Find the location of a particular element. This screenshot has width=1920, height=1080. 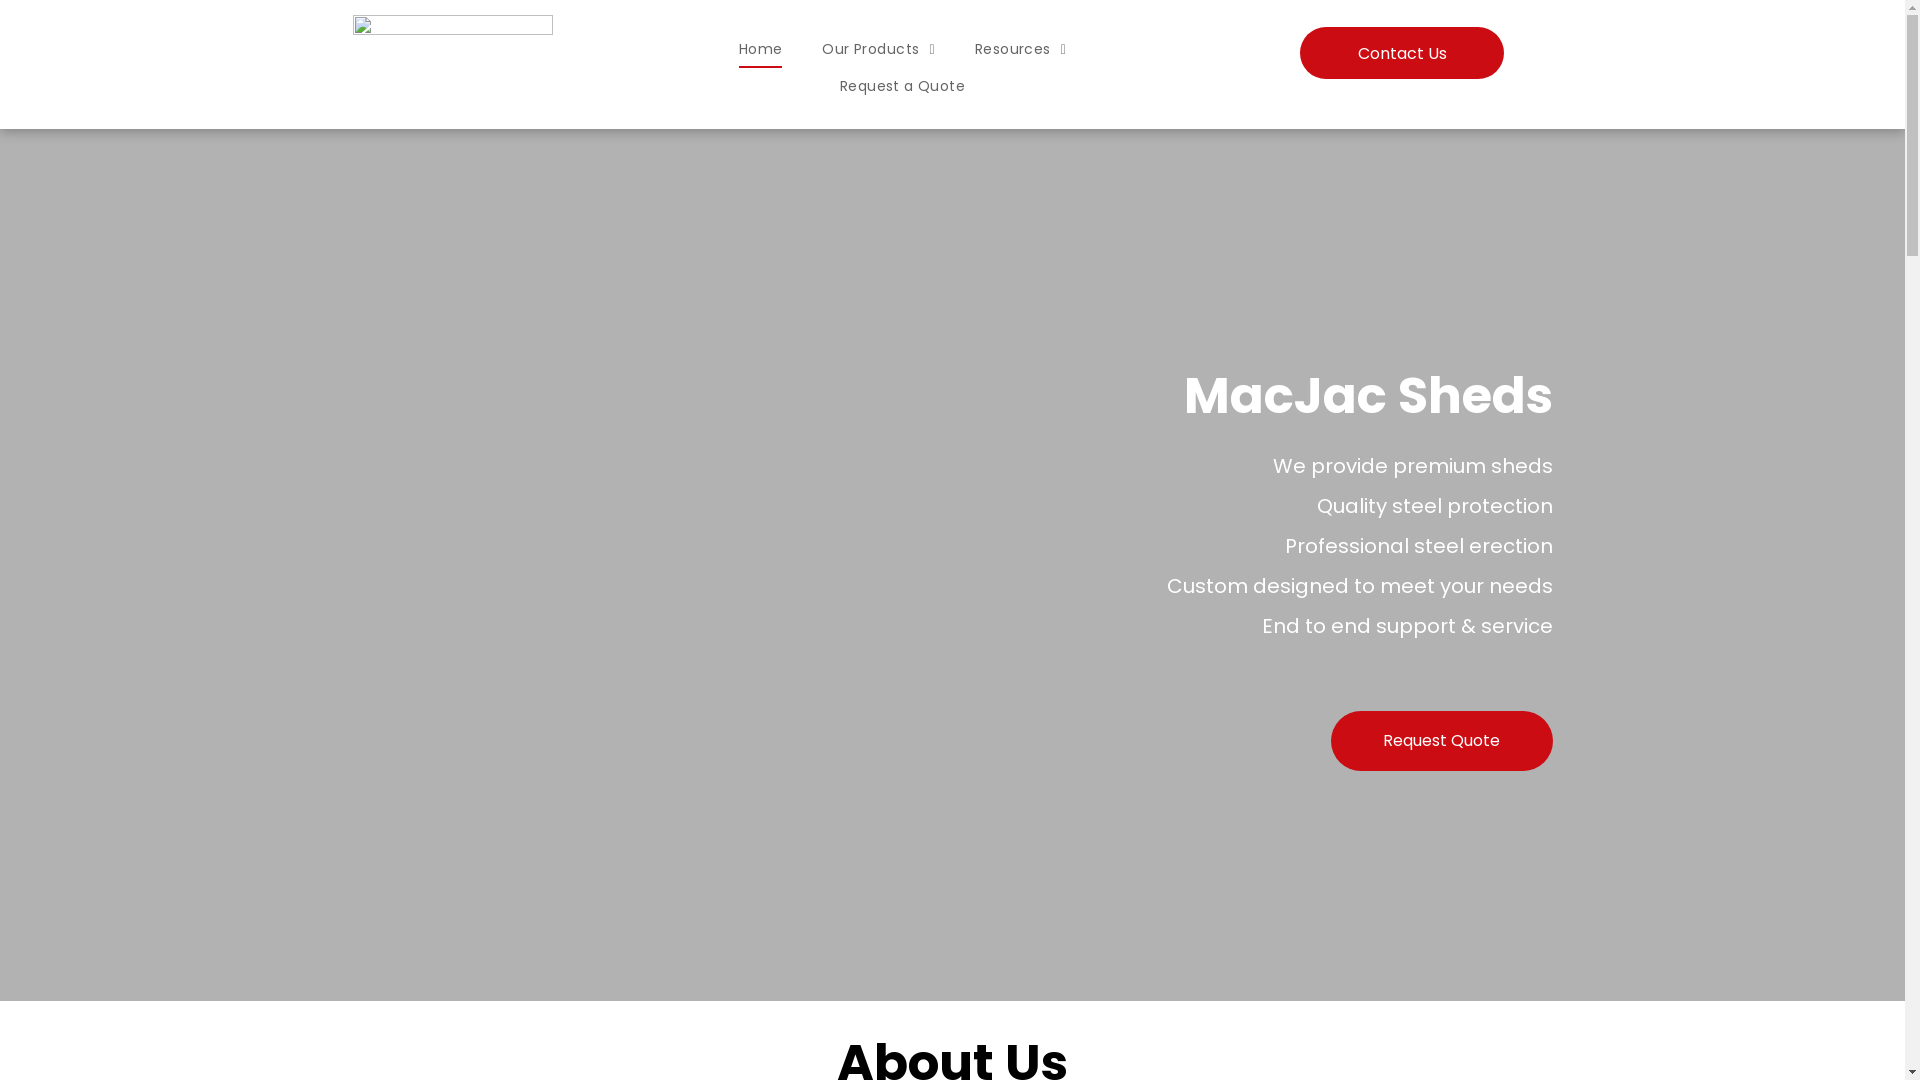

'Home' is located at coordinates (760, 48).